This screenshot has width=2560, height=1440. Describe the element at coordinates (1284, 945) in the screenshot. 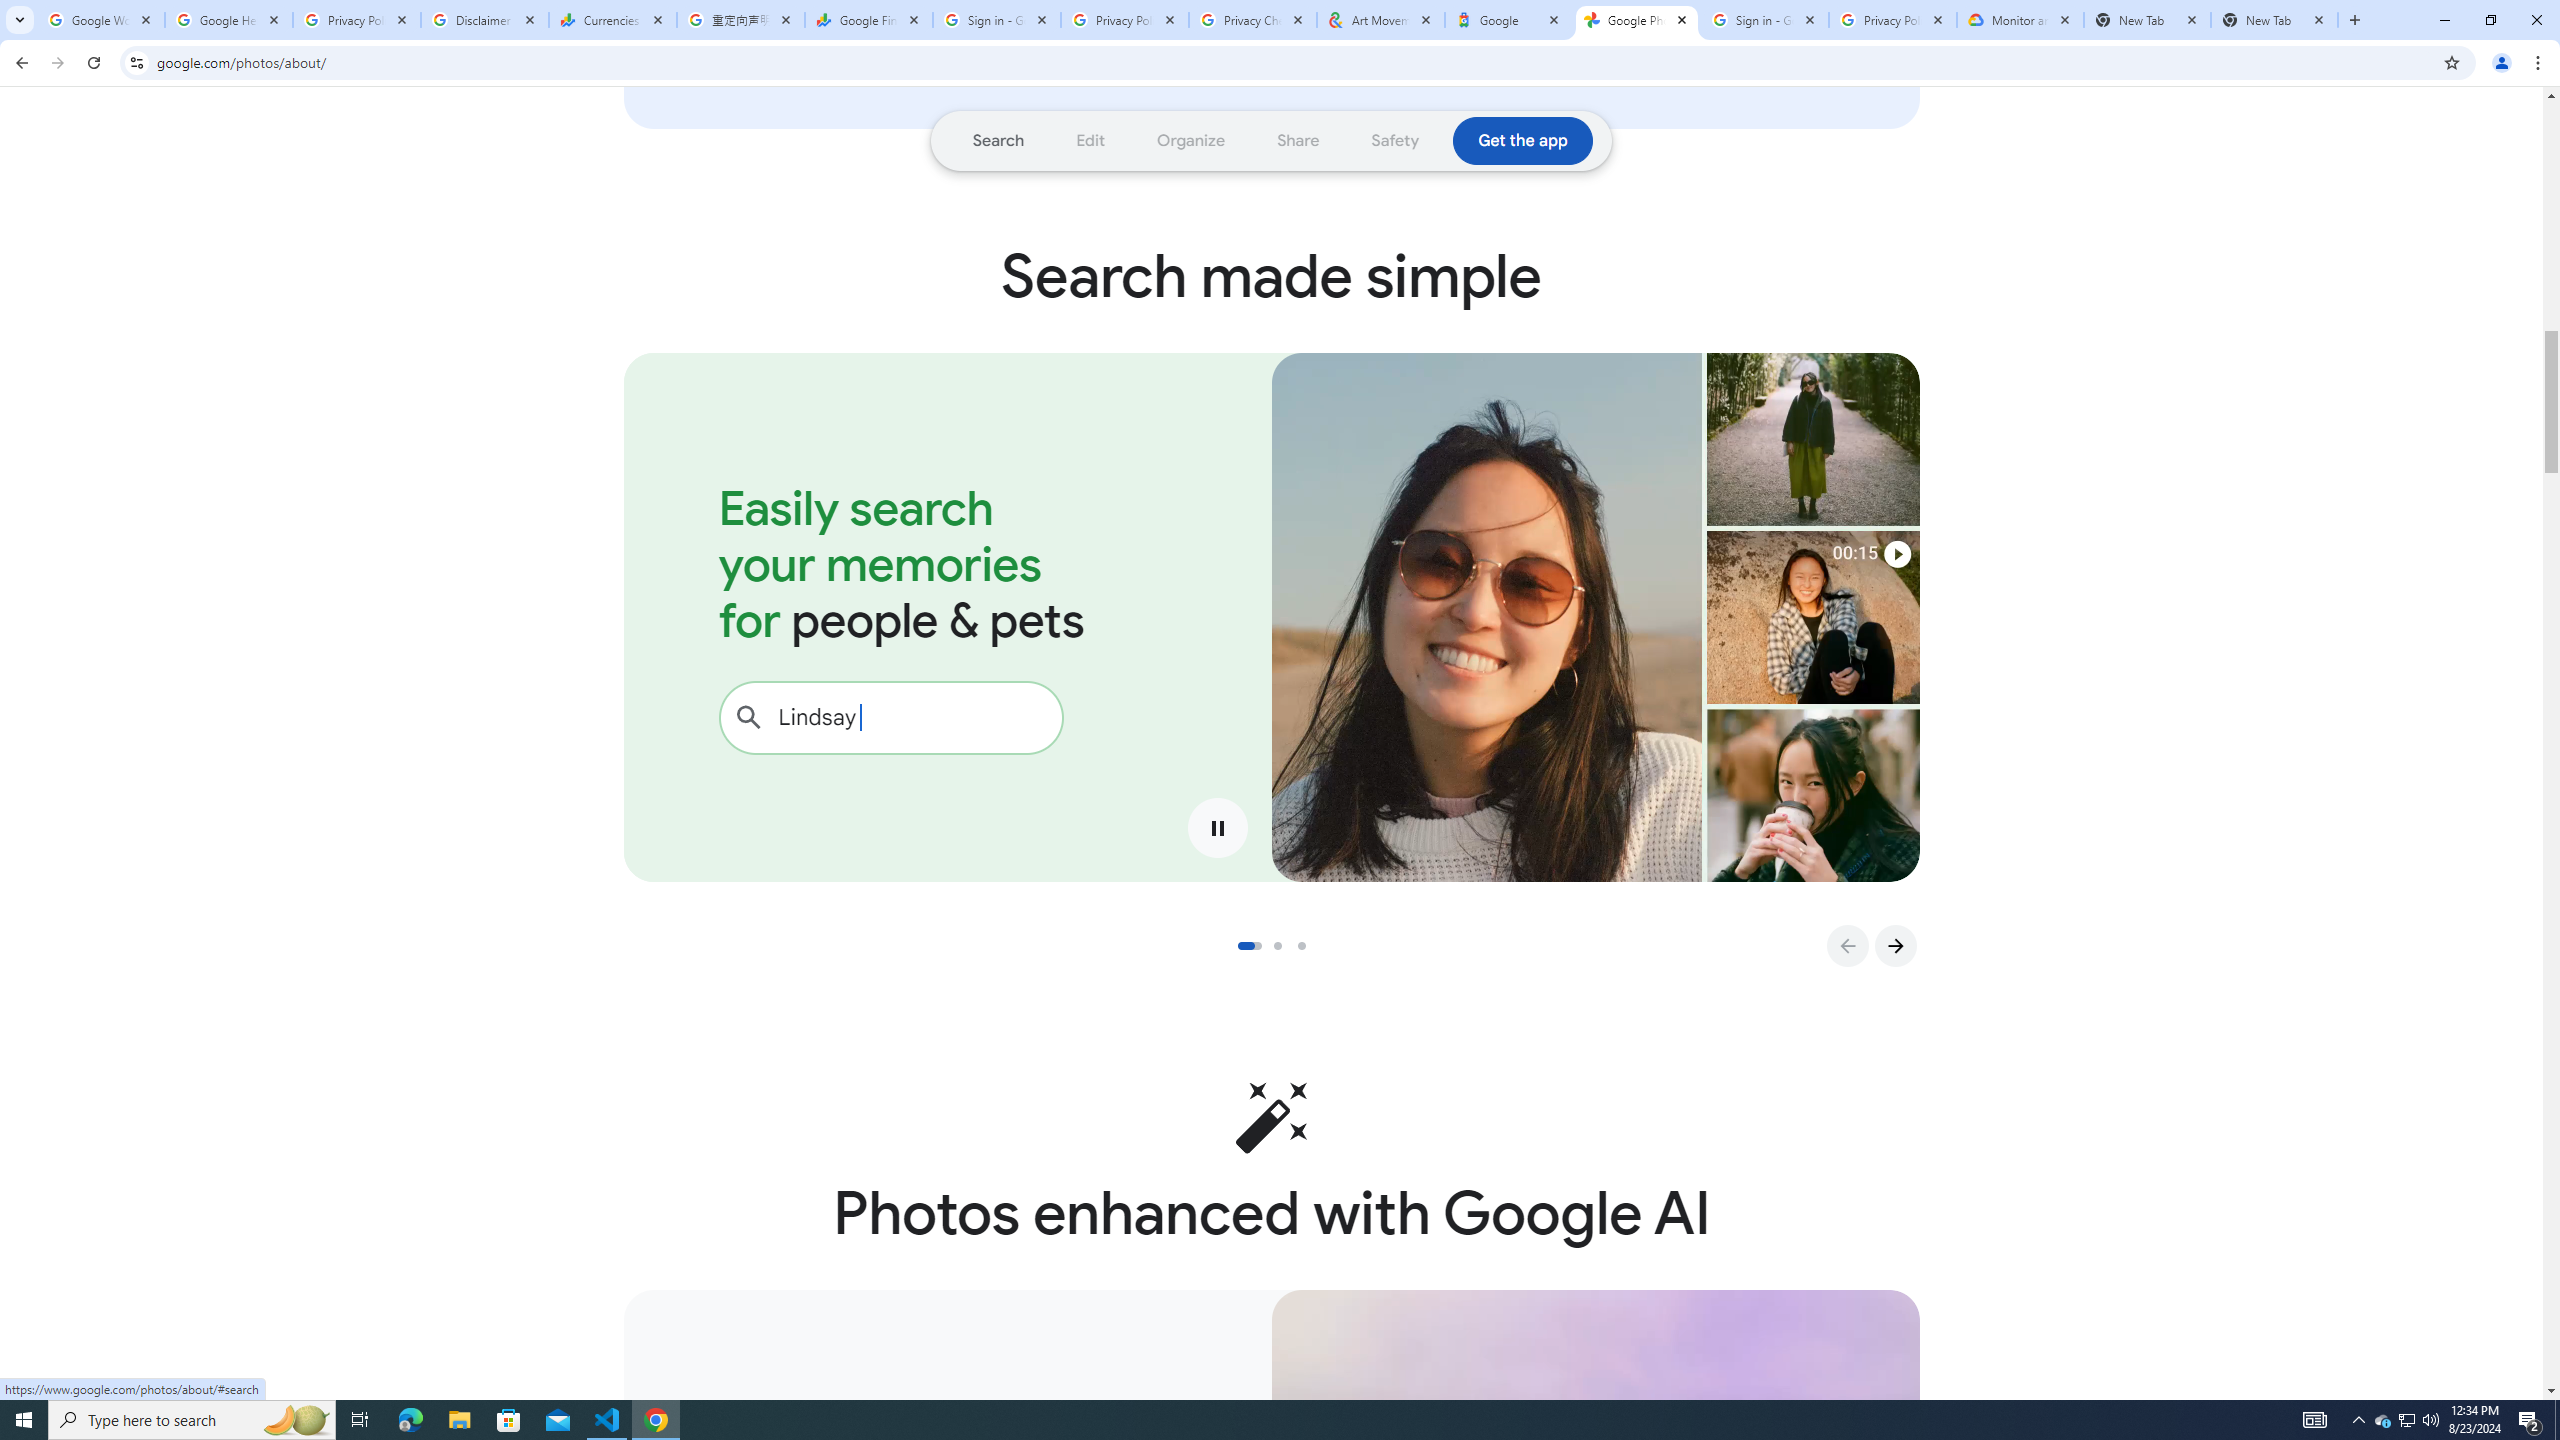

I see `'Go to slide 2'` at that location.